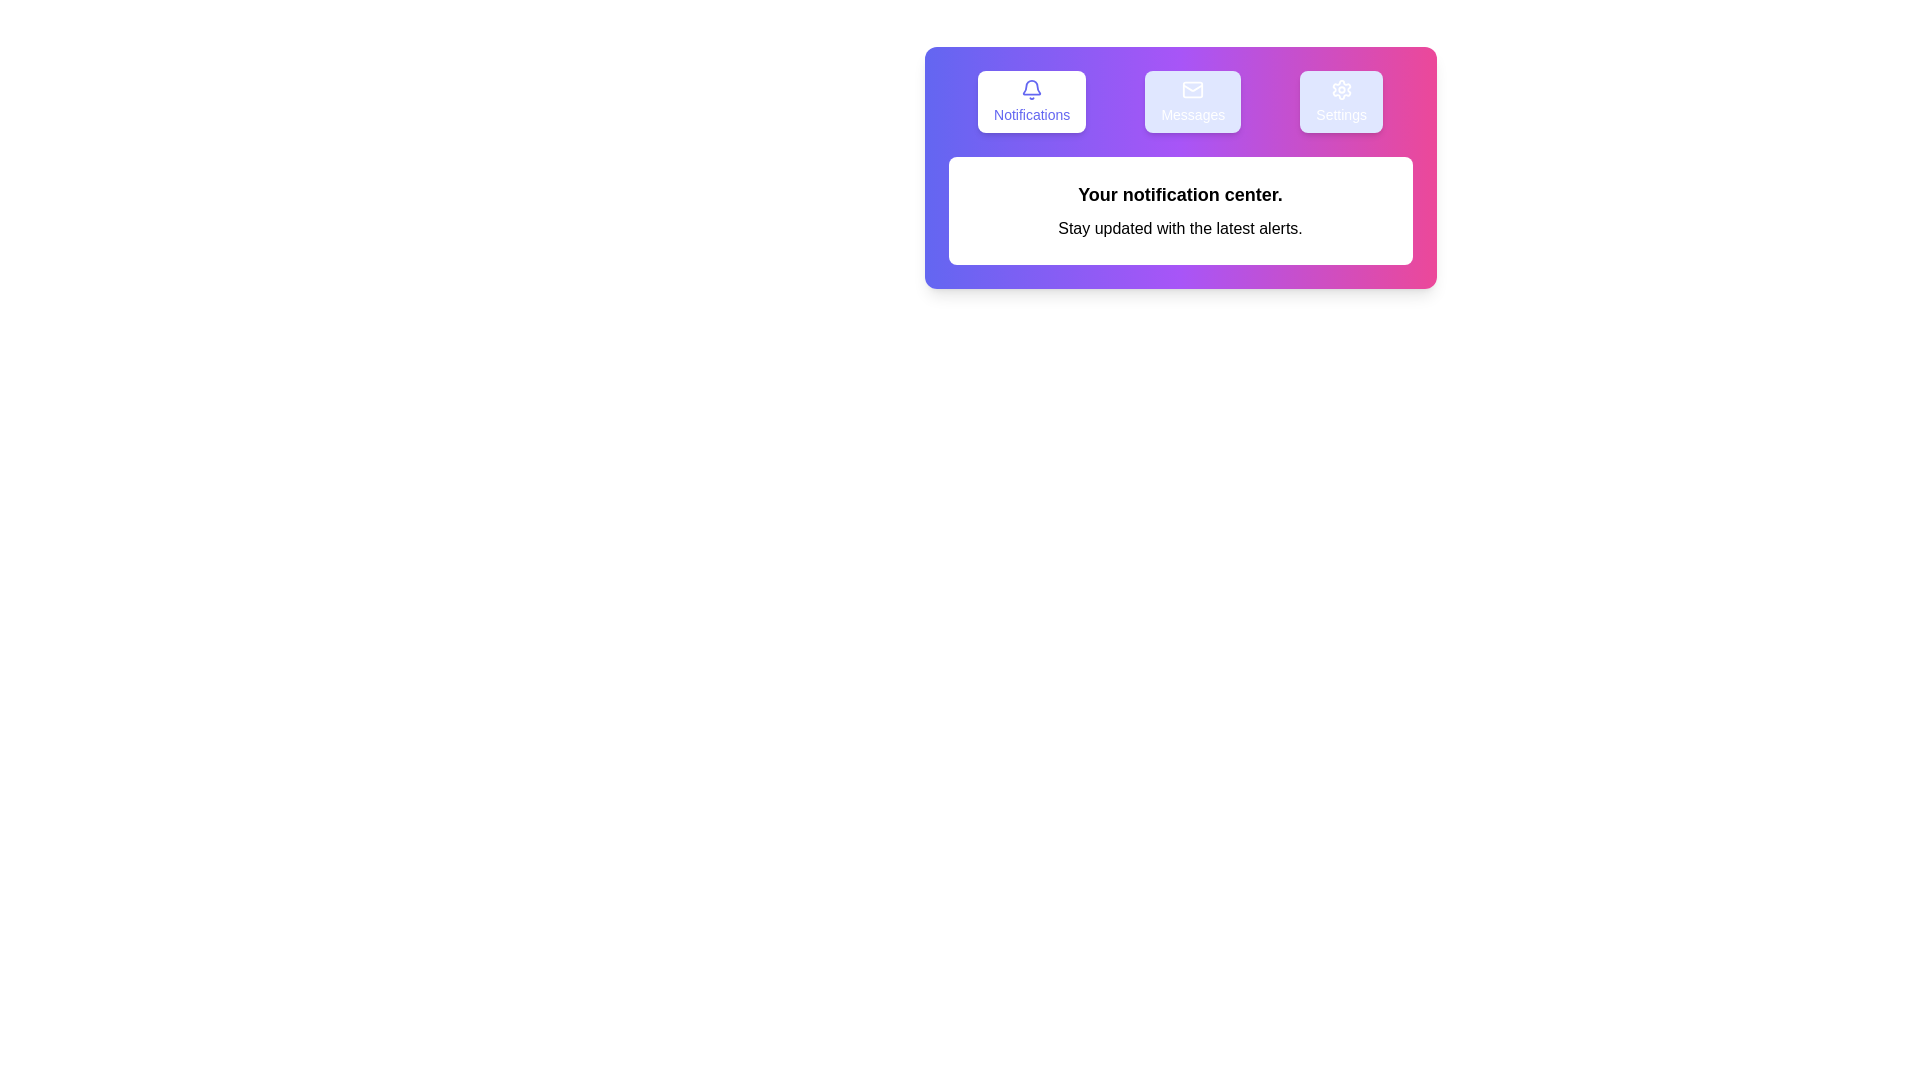 This screenshot has height=1080, width=1920. What do you see at coordinates (1032, 86) in the screenshot?
I see `the bell icon located in the notification section, which is the first option on the left above the text 'Notifications'` at bounding box center [1032, 86].